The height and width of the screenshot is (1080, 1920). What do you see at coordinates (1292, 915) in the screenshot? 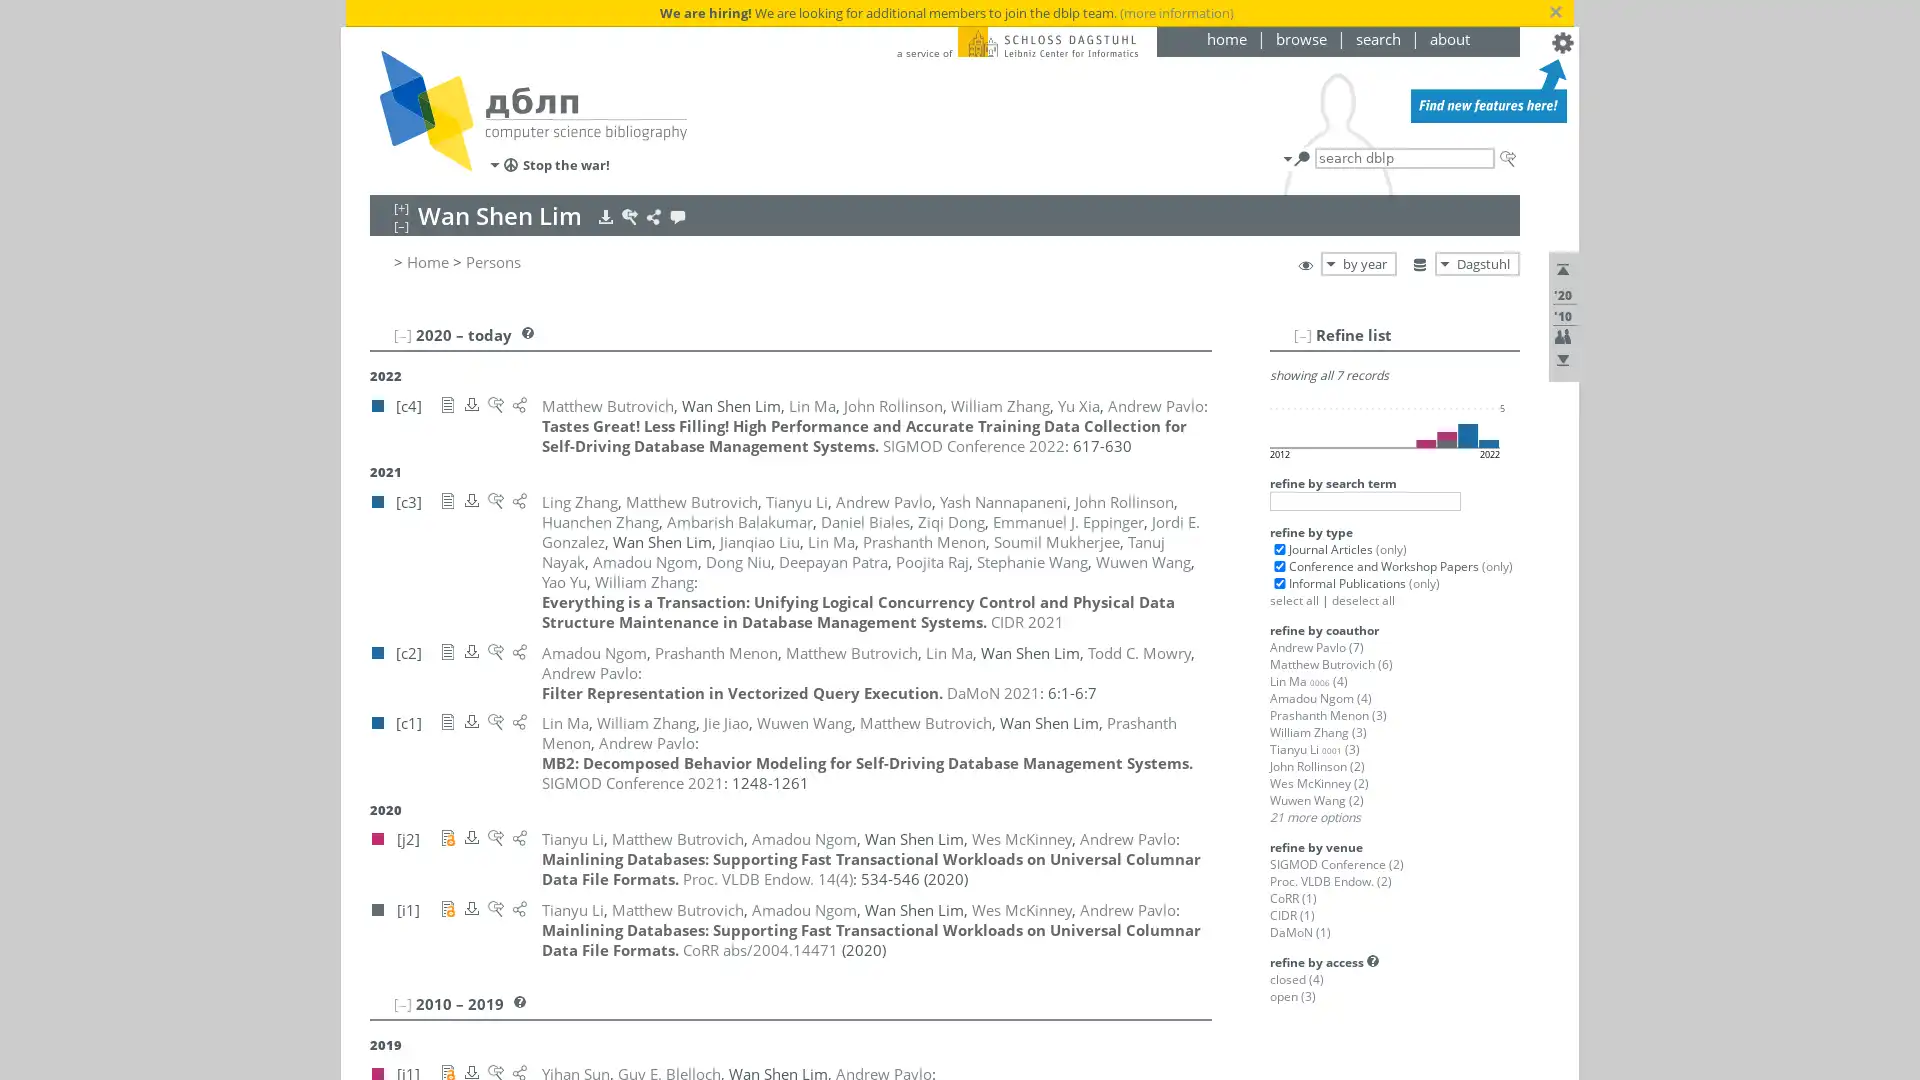
I see `CIDR (1)` at bounding box center [1292, 915].